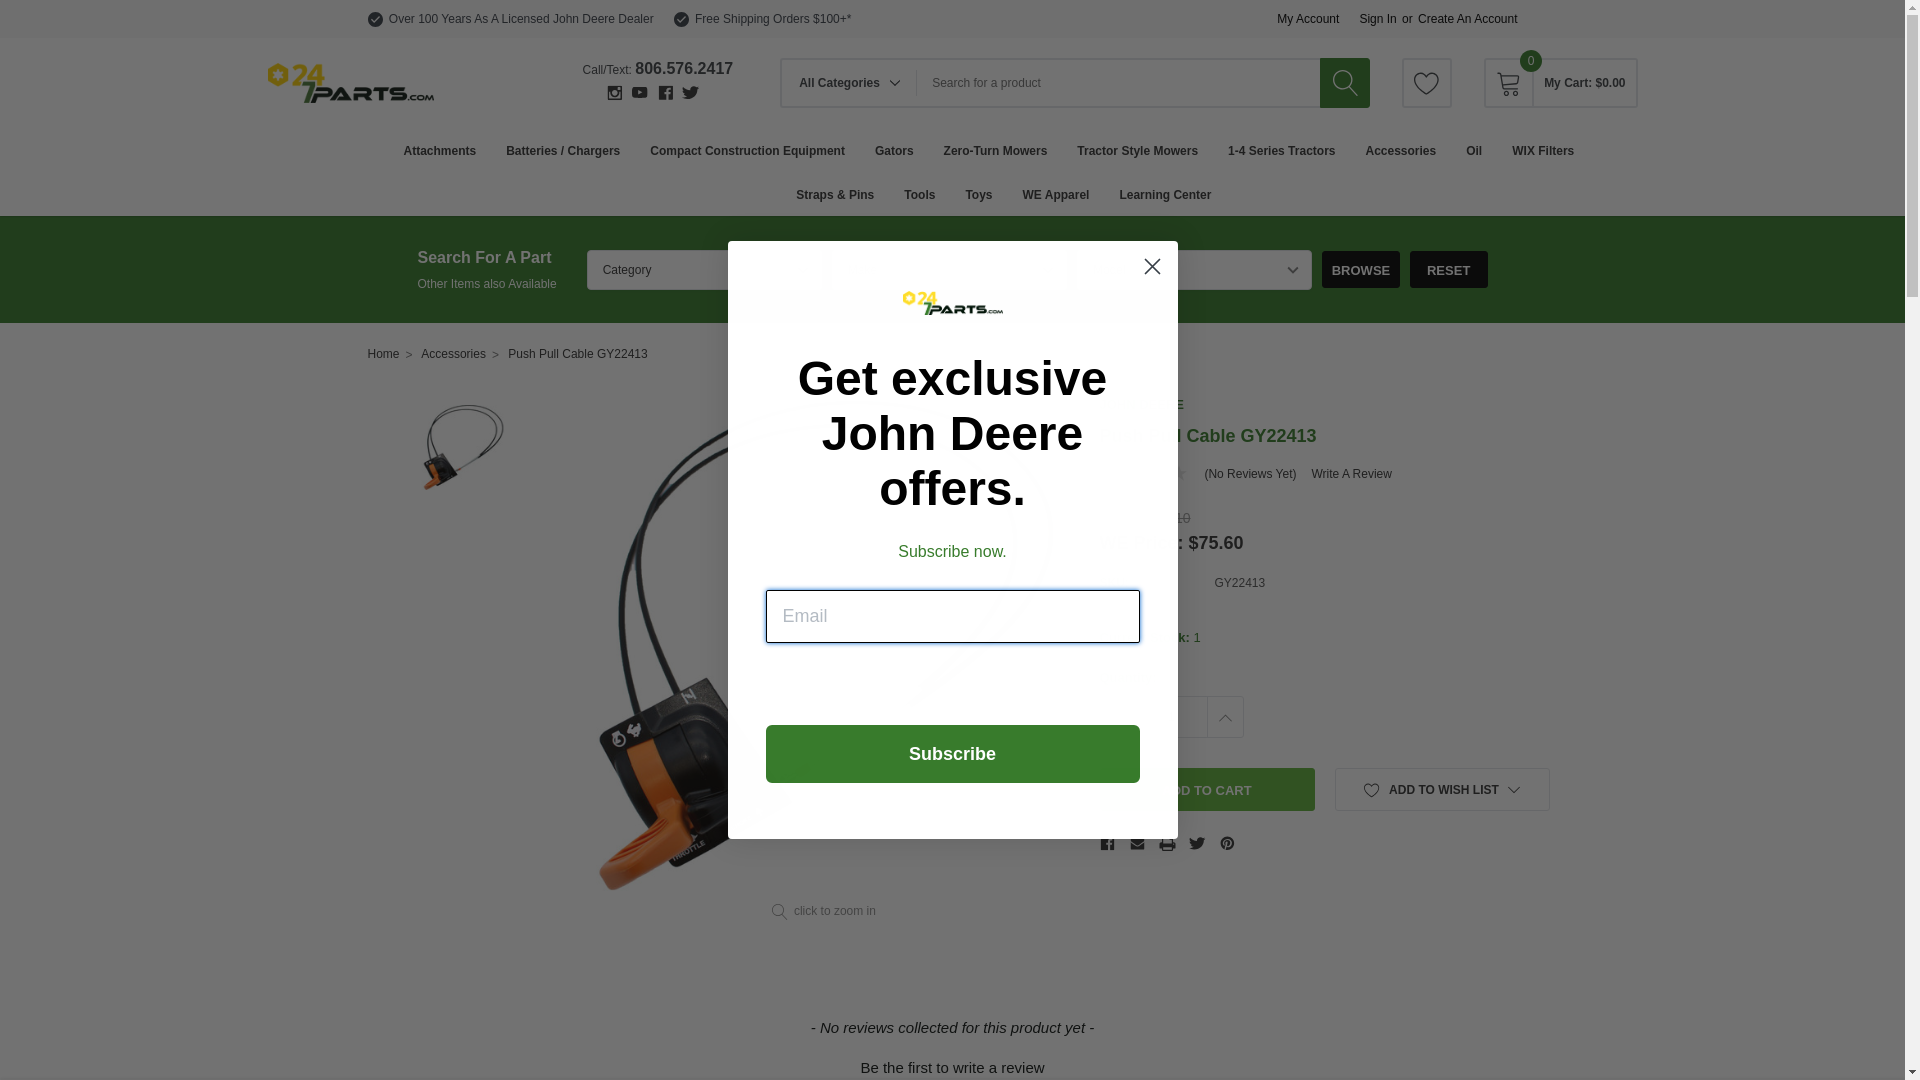 The image size is (1920, 1080). What do you see at coordinates (835, 193) in the screenshot?
I see `'Straps & Pins'` at bounding box center [835, 193].